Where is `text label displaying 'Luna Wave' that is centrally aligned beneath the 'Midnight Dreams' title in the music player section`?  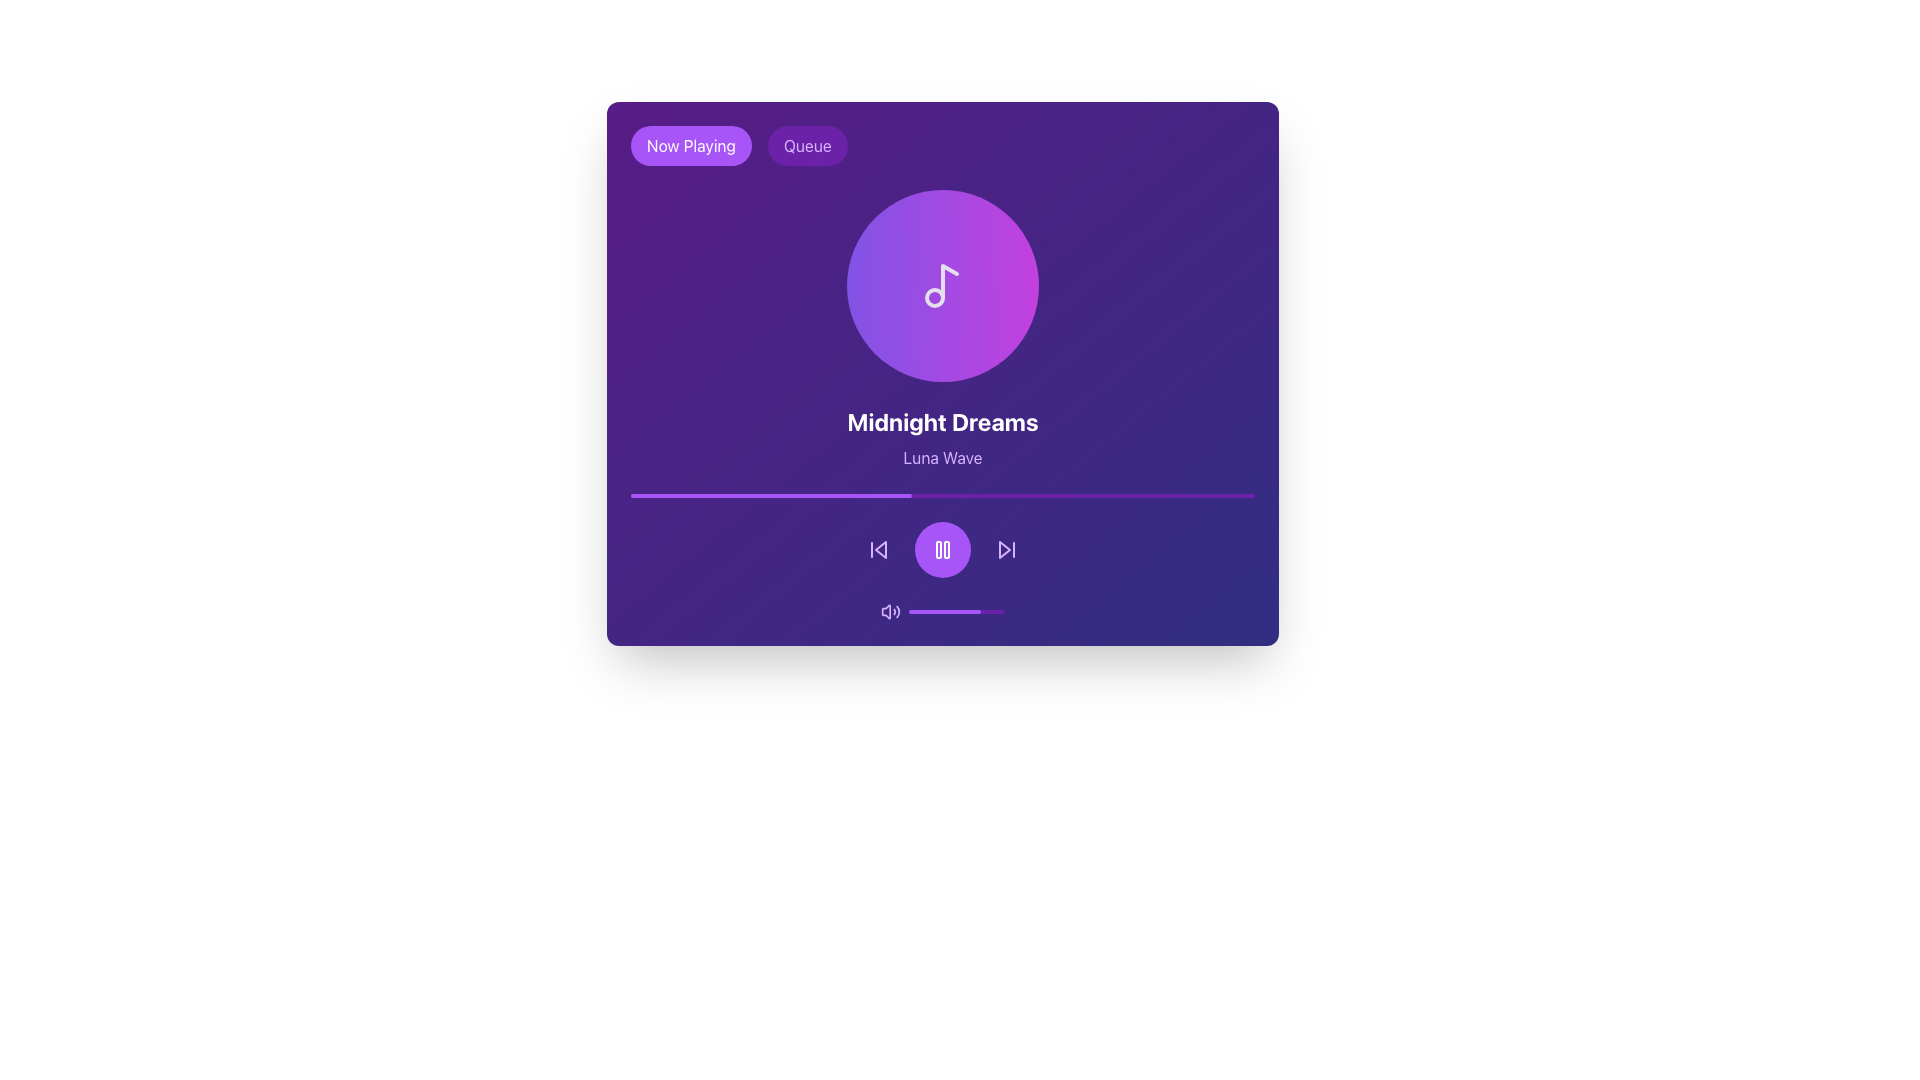
text label displaying 'Luna Wave' that is centrally aligned beneath the 'Midnight Dreams' title in the music player section is located at coordinates (941, 458).